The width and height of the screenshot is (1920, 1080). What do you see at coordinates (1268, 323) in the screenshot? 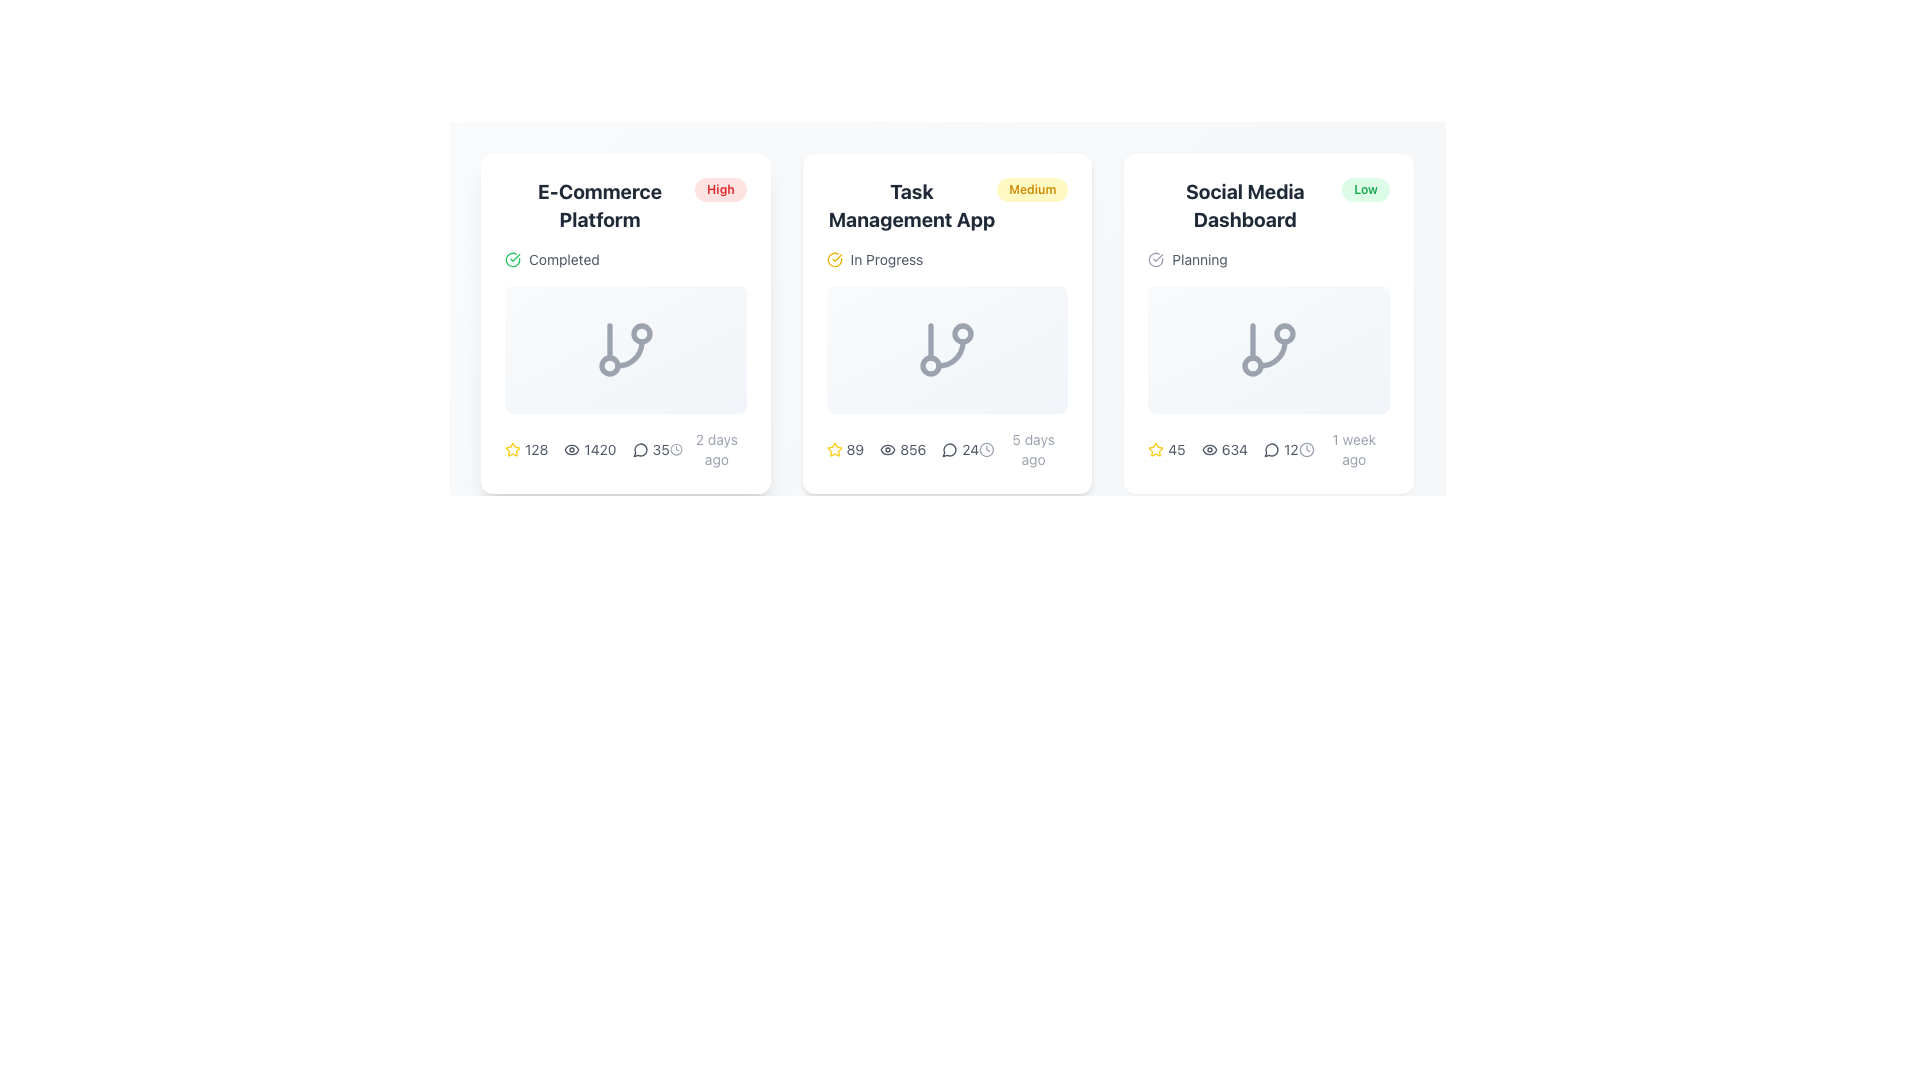
I see `the 'Social Media Dashboard' card component, which has a white background, rounded corners, and displays a status label 'Low' in green` at bounding box center [1268, 323].